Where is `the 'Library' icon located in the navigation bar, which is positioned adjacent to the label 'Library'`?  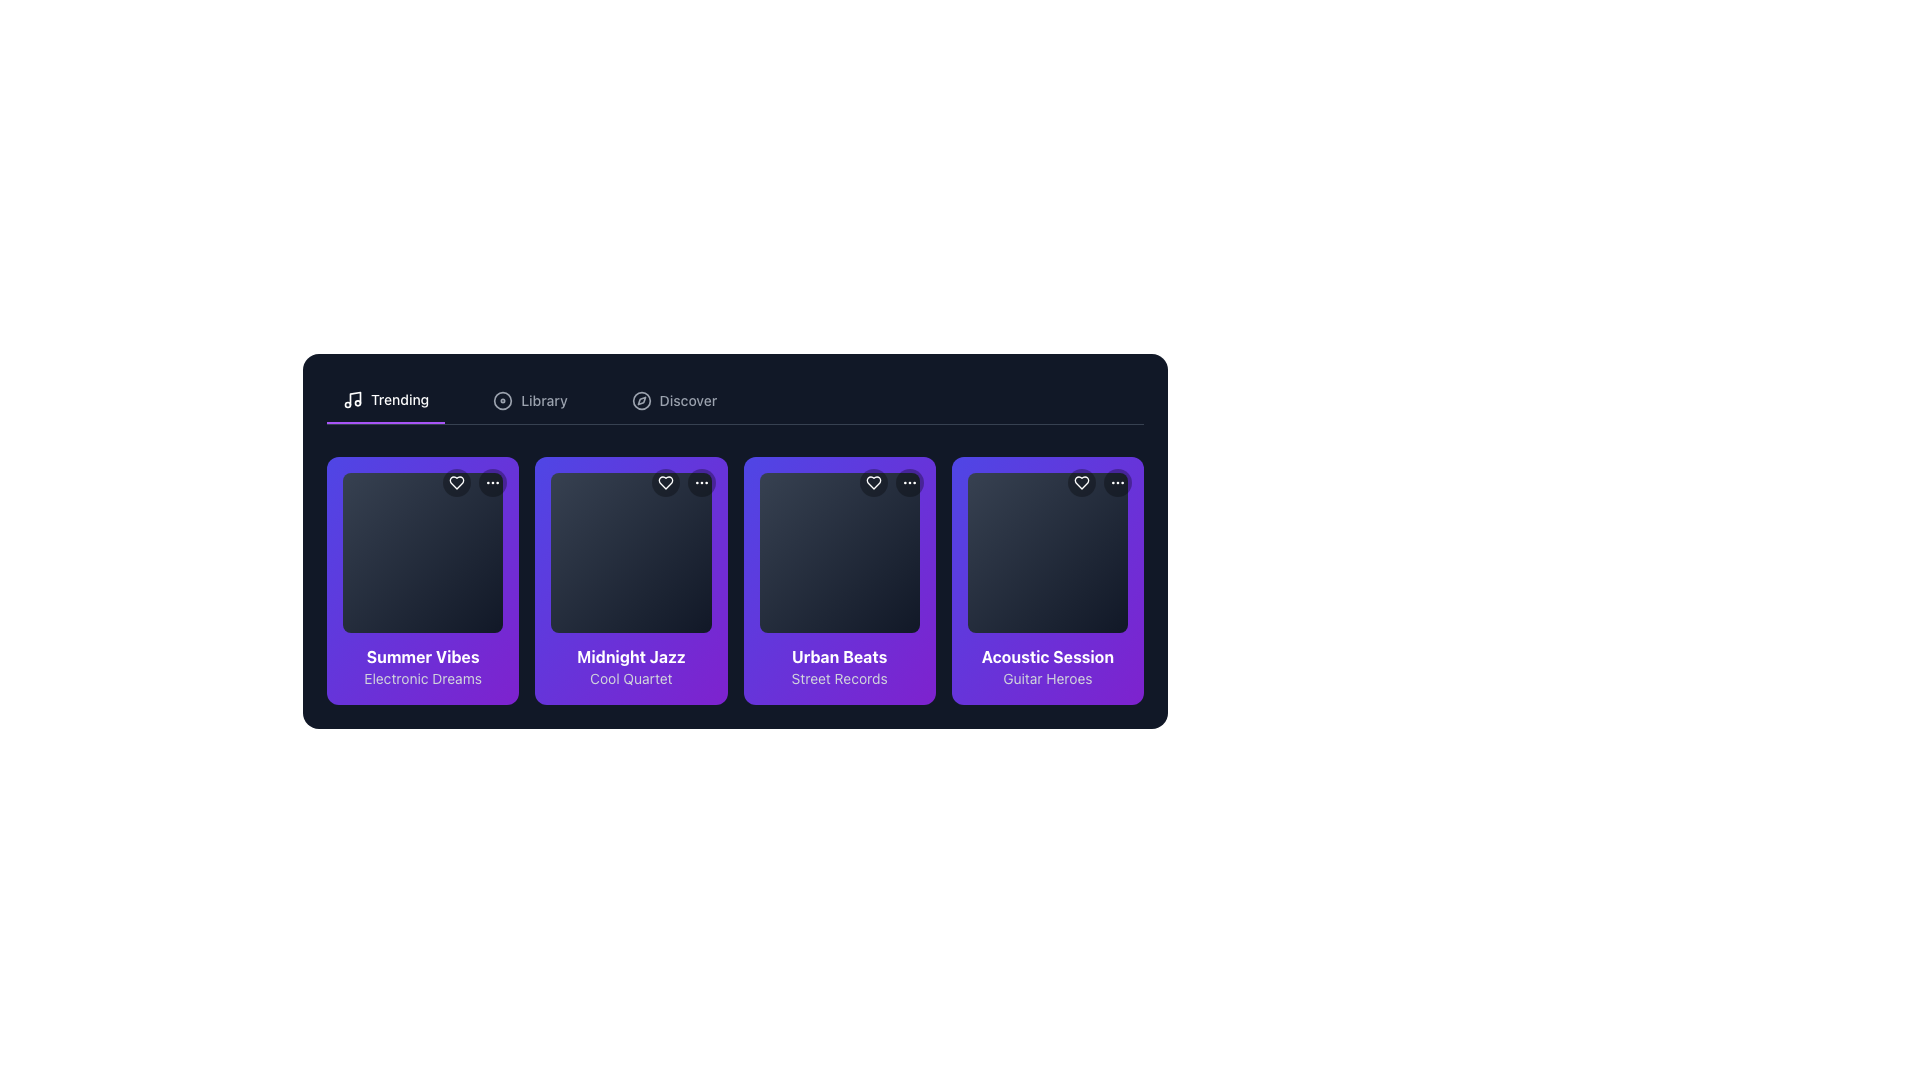 the 'Library' icon located in the navigation bar, which is positioned adjacent to the label 'Library' is located at coordinates (503, 401).